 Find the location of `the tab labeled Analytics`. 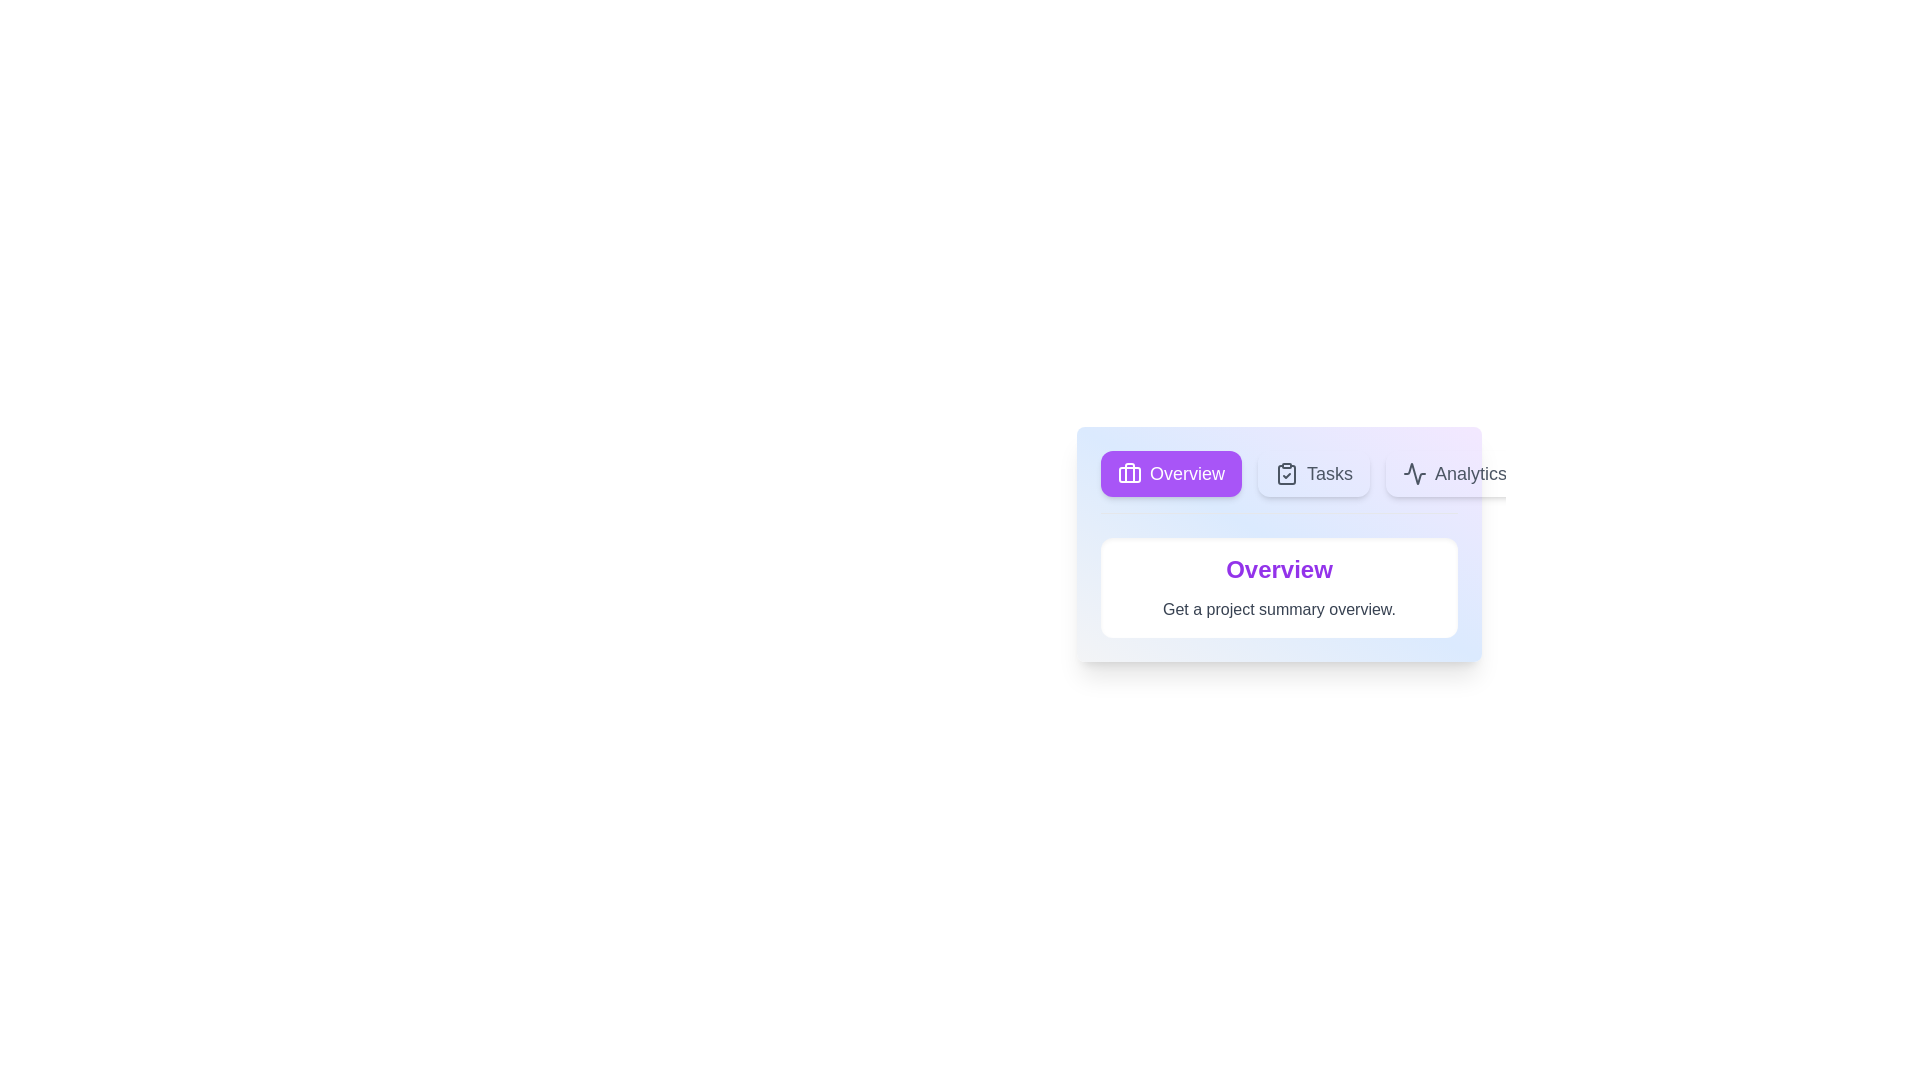

the tab labeled Analytics is located at coordinates (1454, 474).